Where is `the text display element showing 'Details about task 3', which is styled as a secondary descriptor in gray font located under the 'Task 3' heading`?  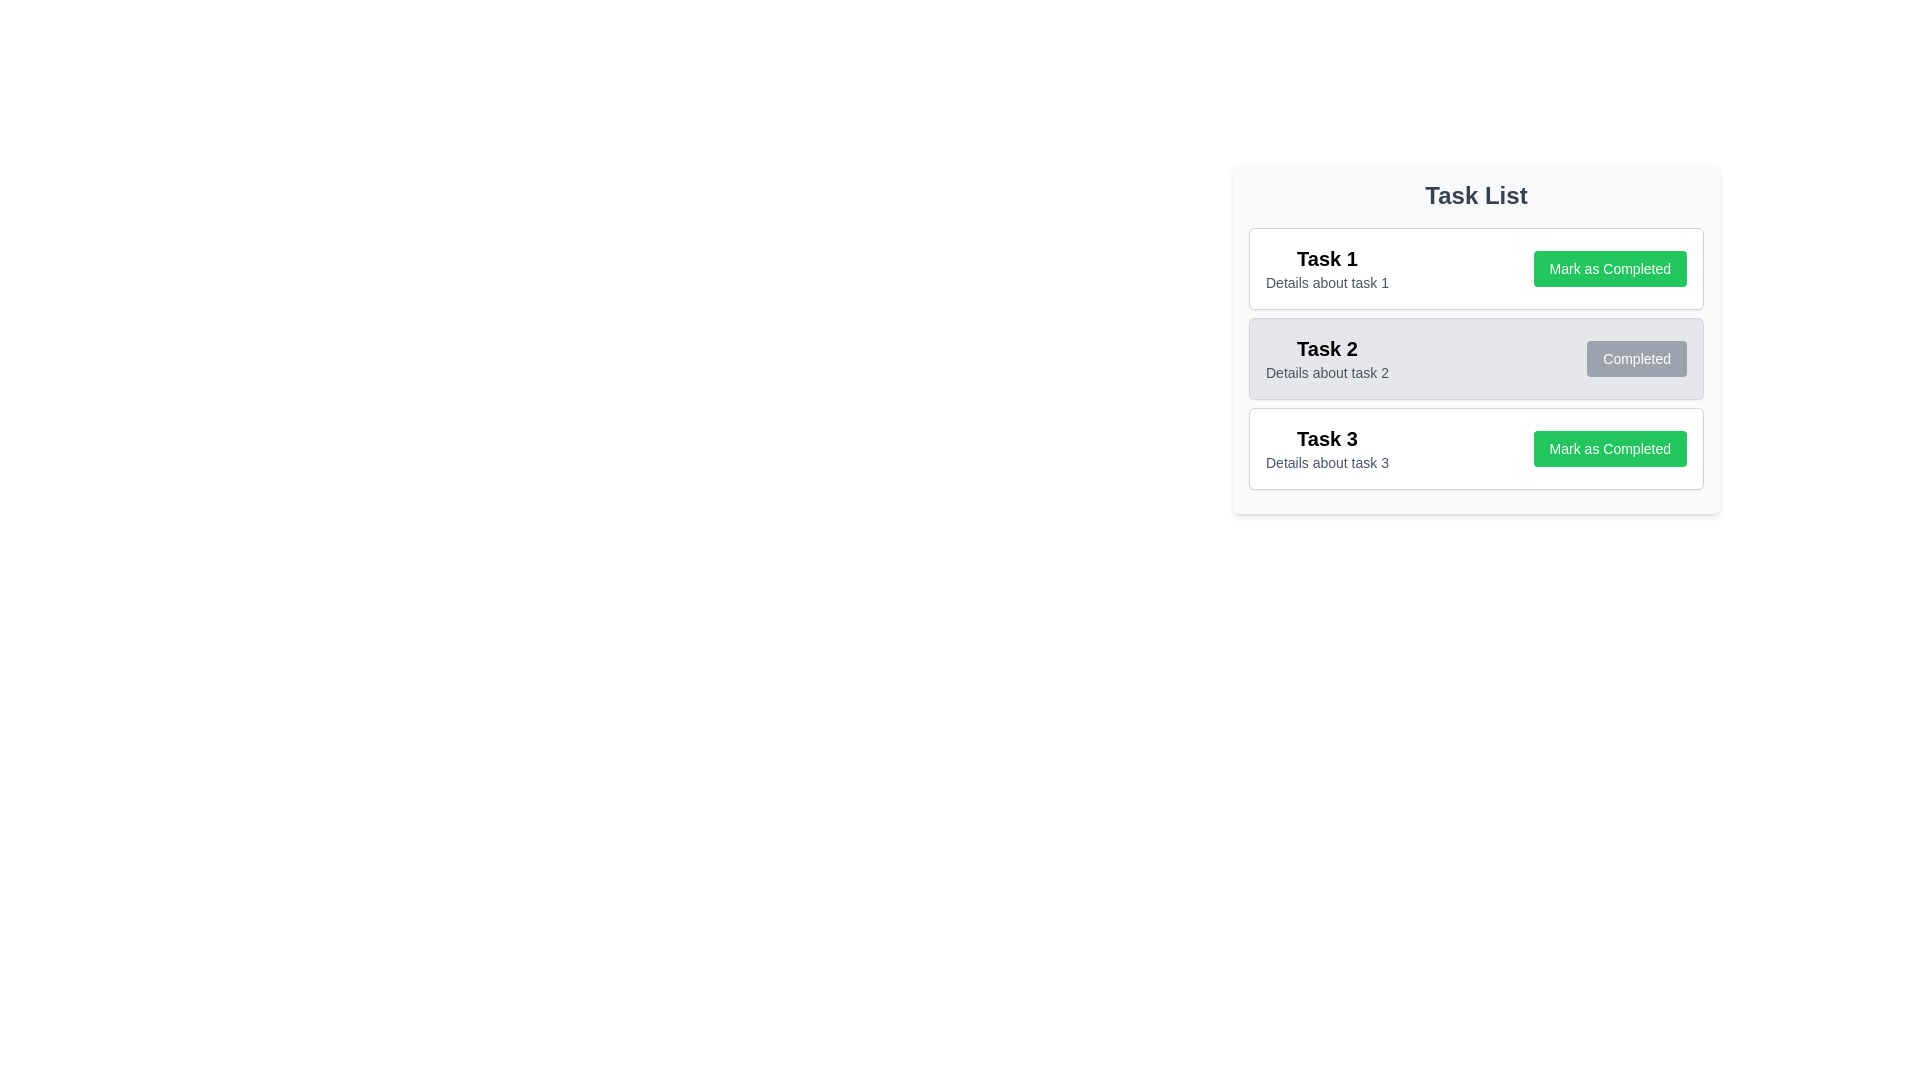
the text display element showing 'Details about task 3', which is styled as a secondary descriptor in gray font located under the 'Task 3' heading is located at coordinates (1327, 462).